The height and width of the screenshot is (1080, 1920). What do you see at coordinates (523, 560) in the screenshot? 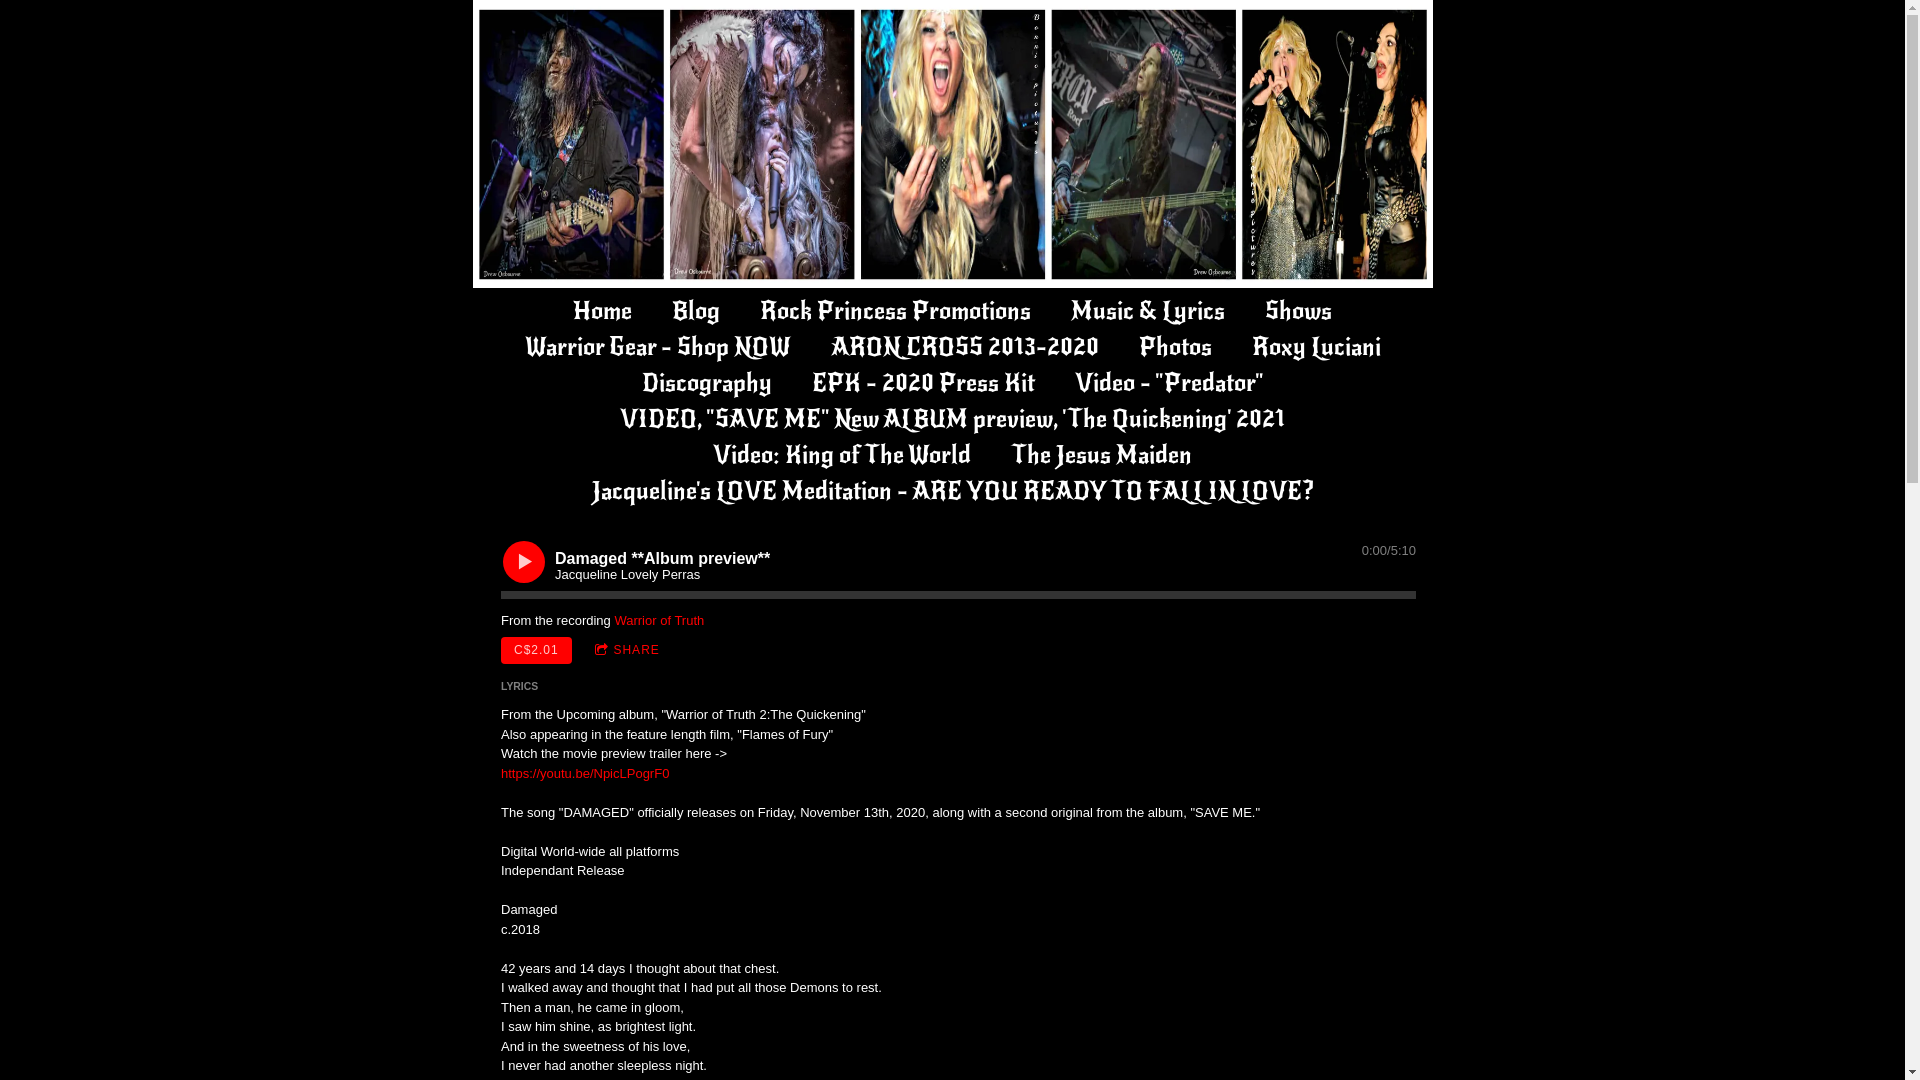
I see `'Play'` at bounding box center [523, 560].